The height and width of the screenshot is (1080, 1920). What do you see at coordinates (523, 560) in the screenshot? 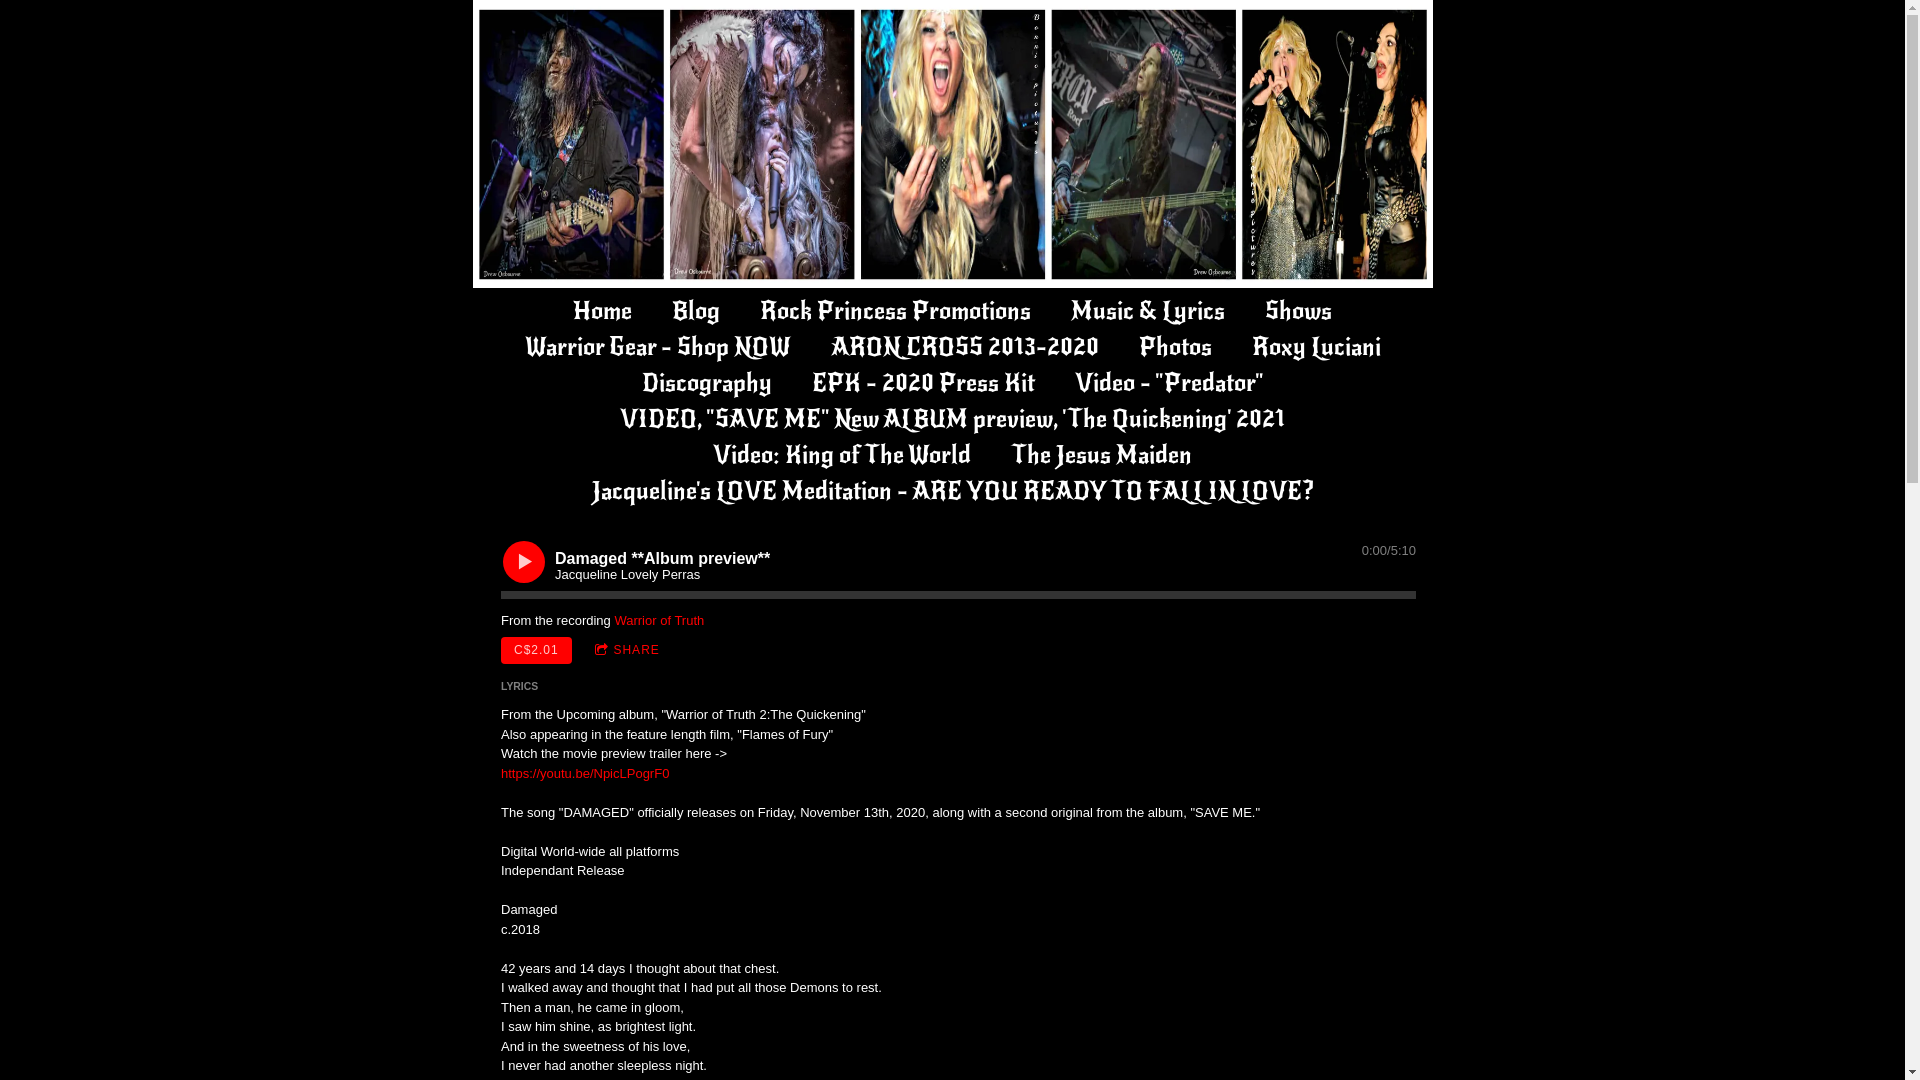
I see `'Play'` at bounding box center [523, 560].